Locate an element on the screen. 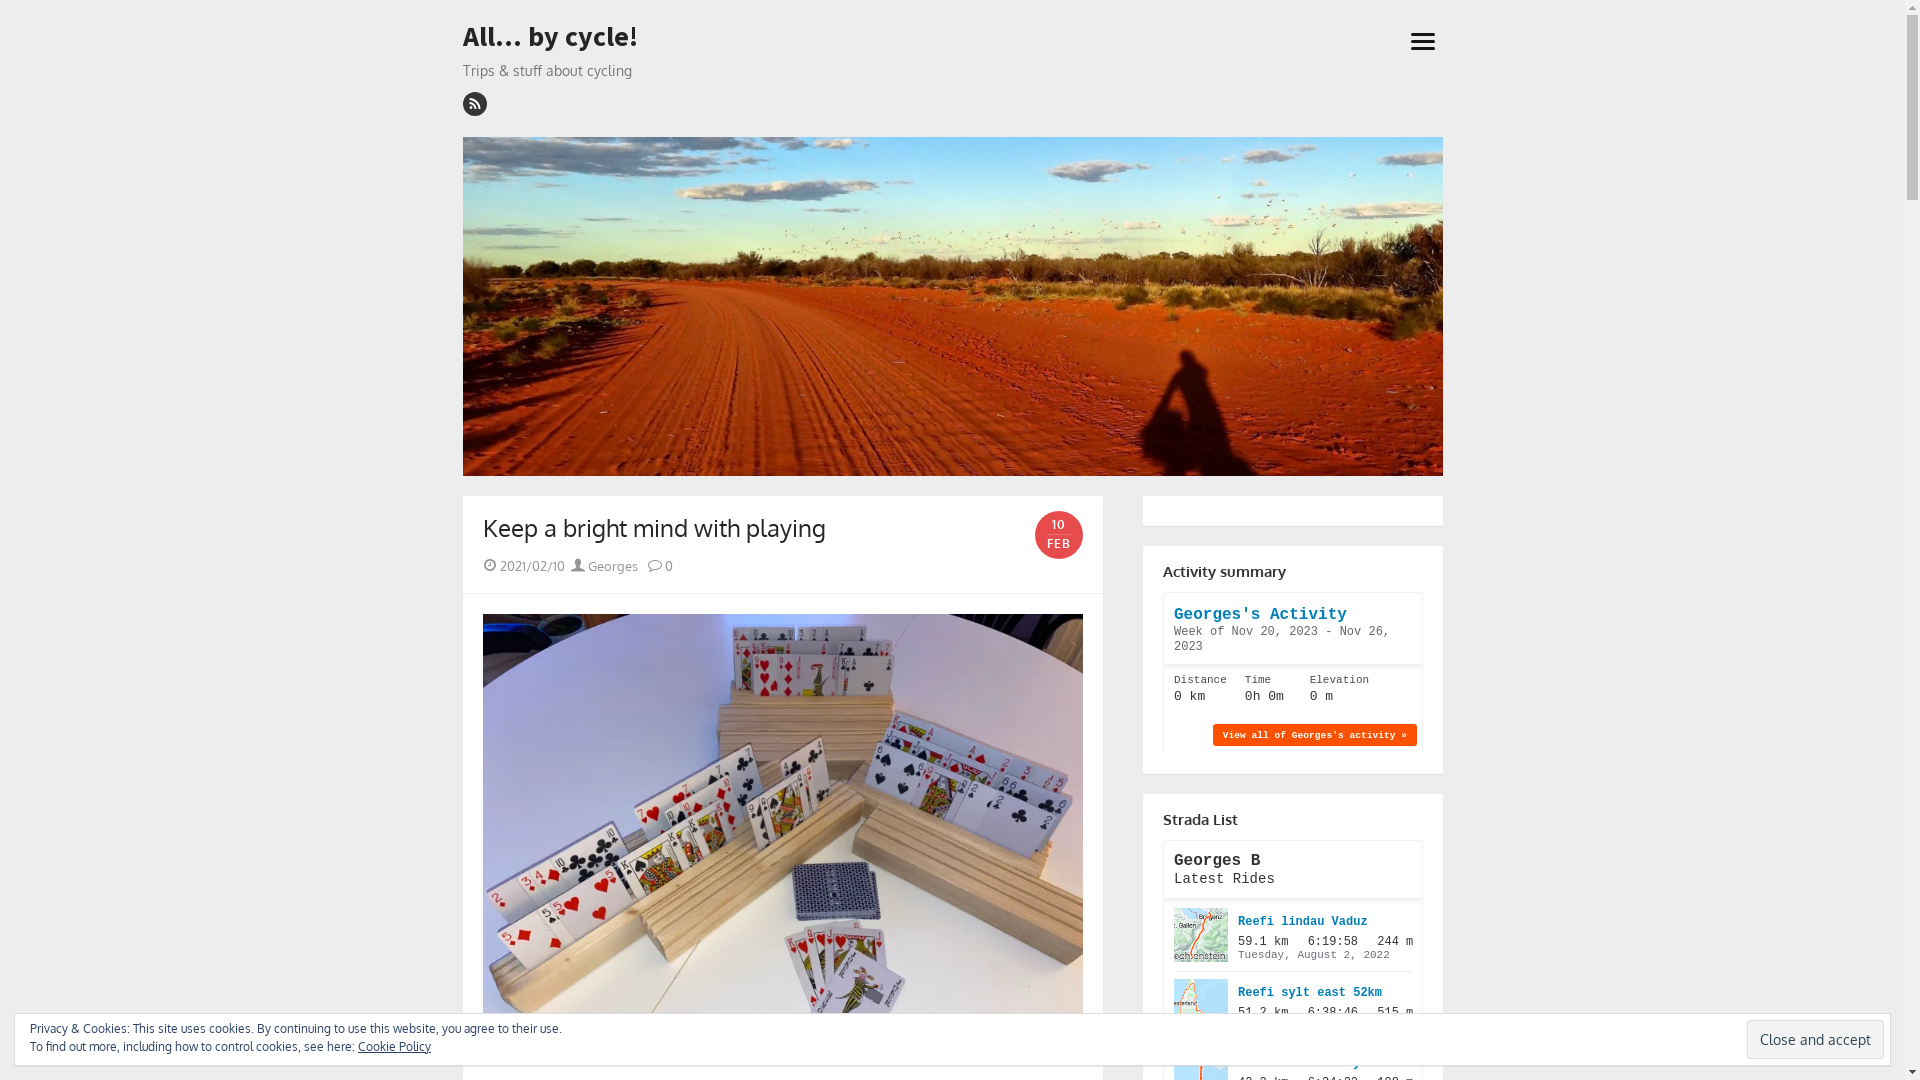 The width and height of the screenshot is (1920, 1080). 'open menu' is located at coordinates (1420, 39).